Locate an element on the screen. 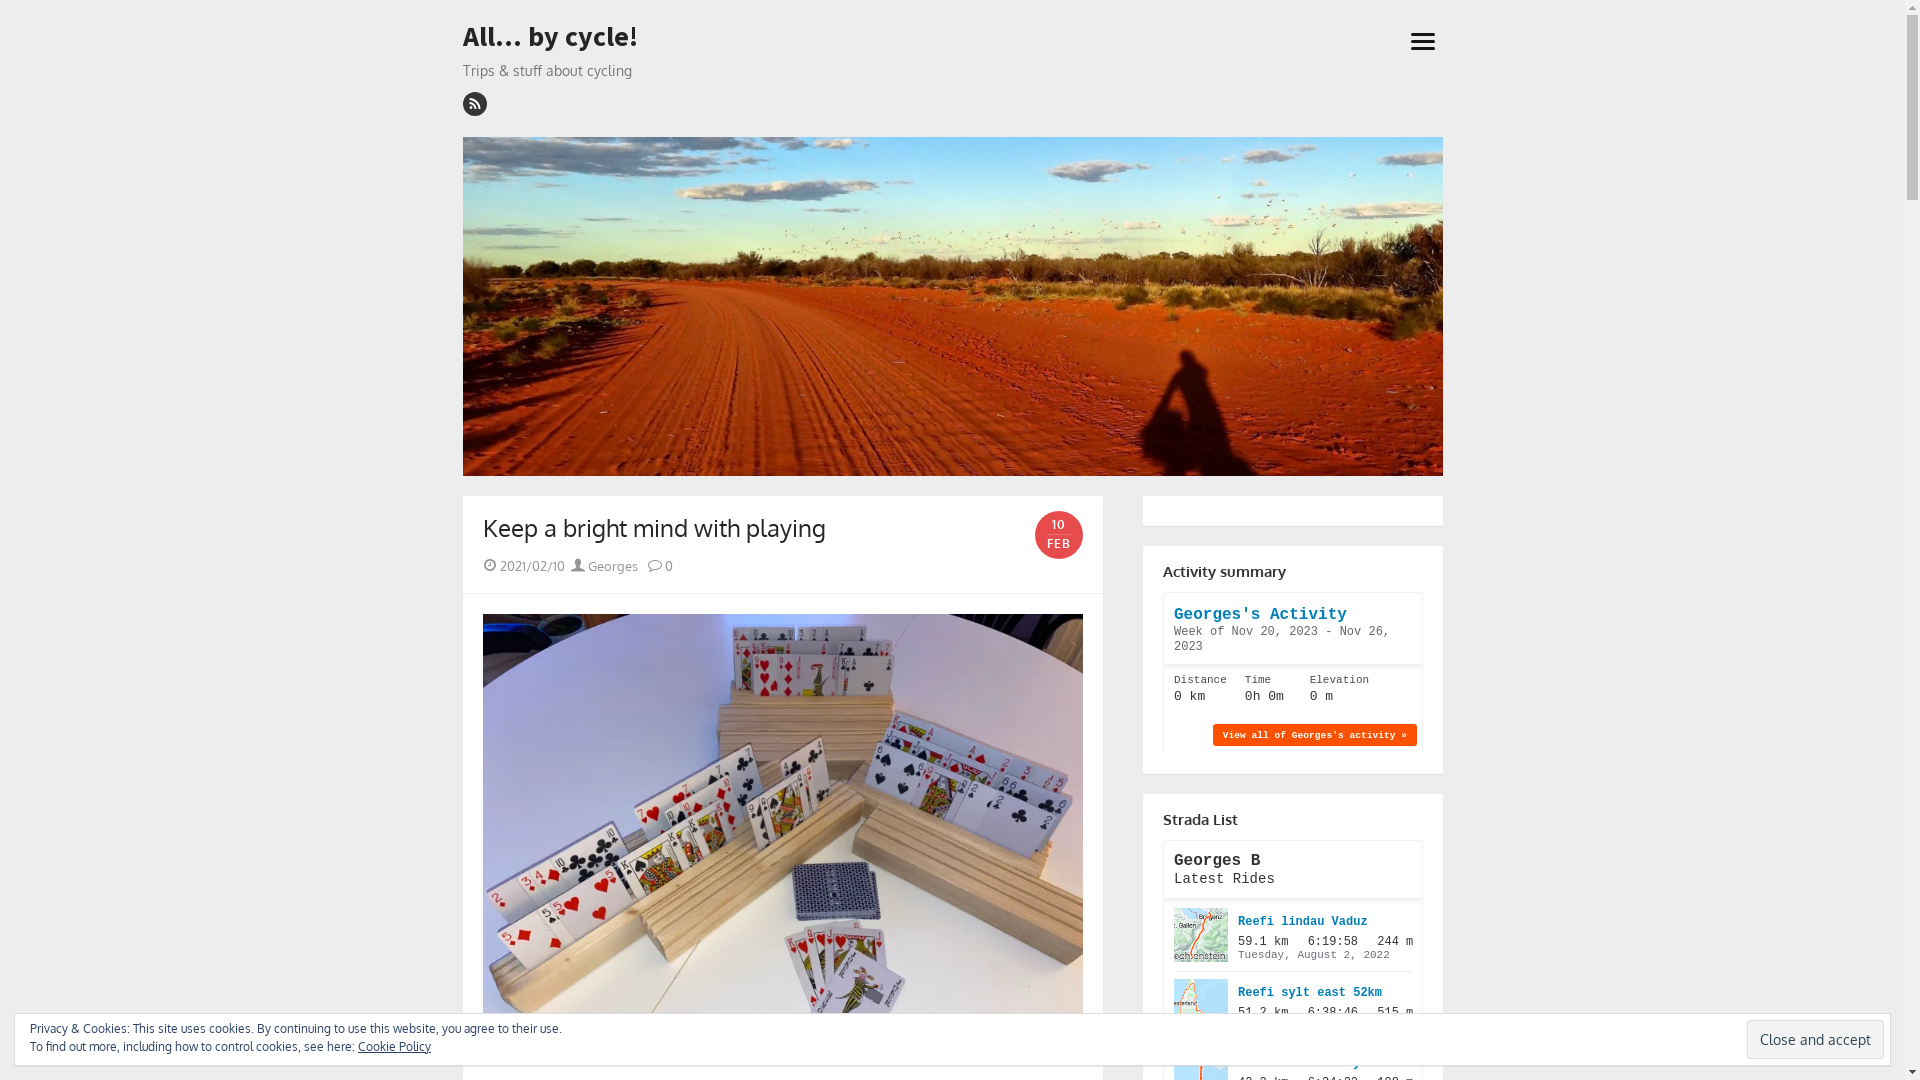 The width and height of the screenshot is (1920, 1080). 'open menu' is located at coordinates (1420, 39).